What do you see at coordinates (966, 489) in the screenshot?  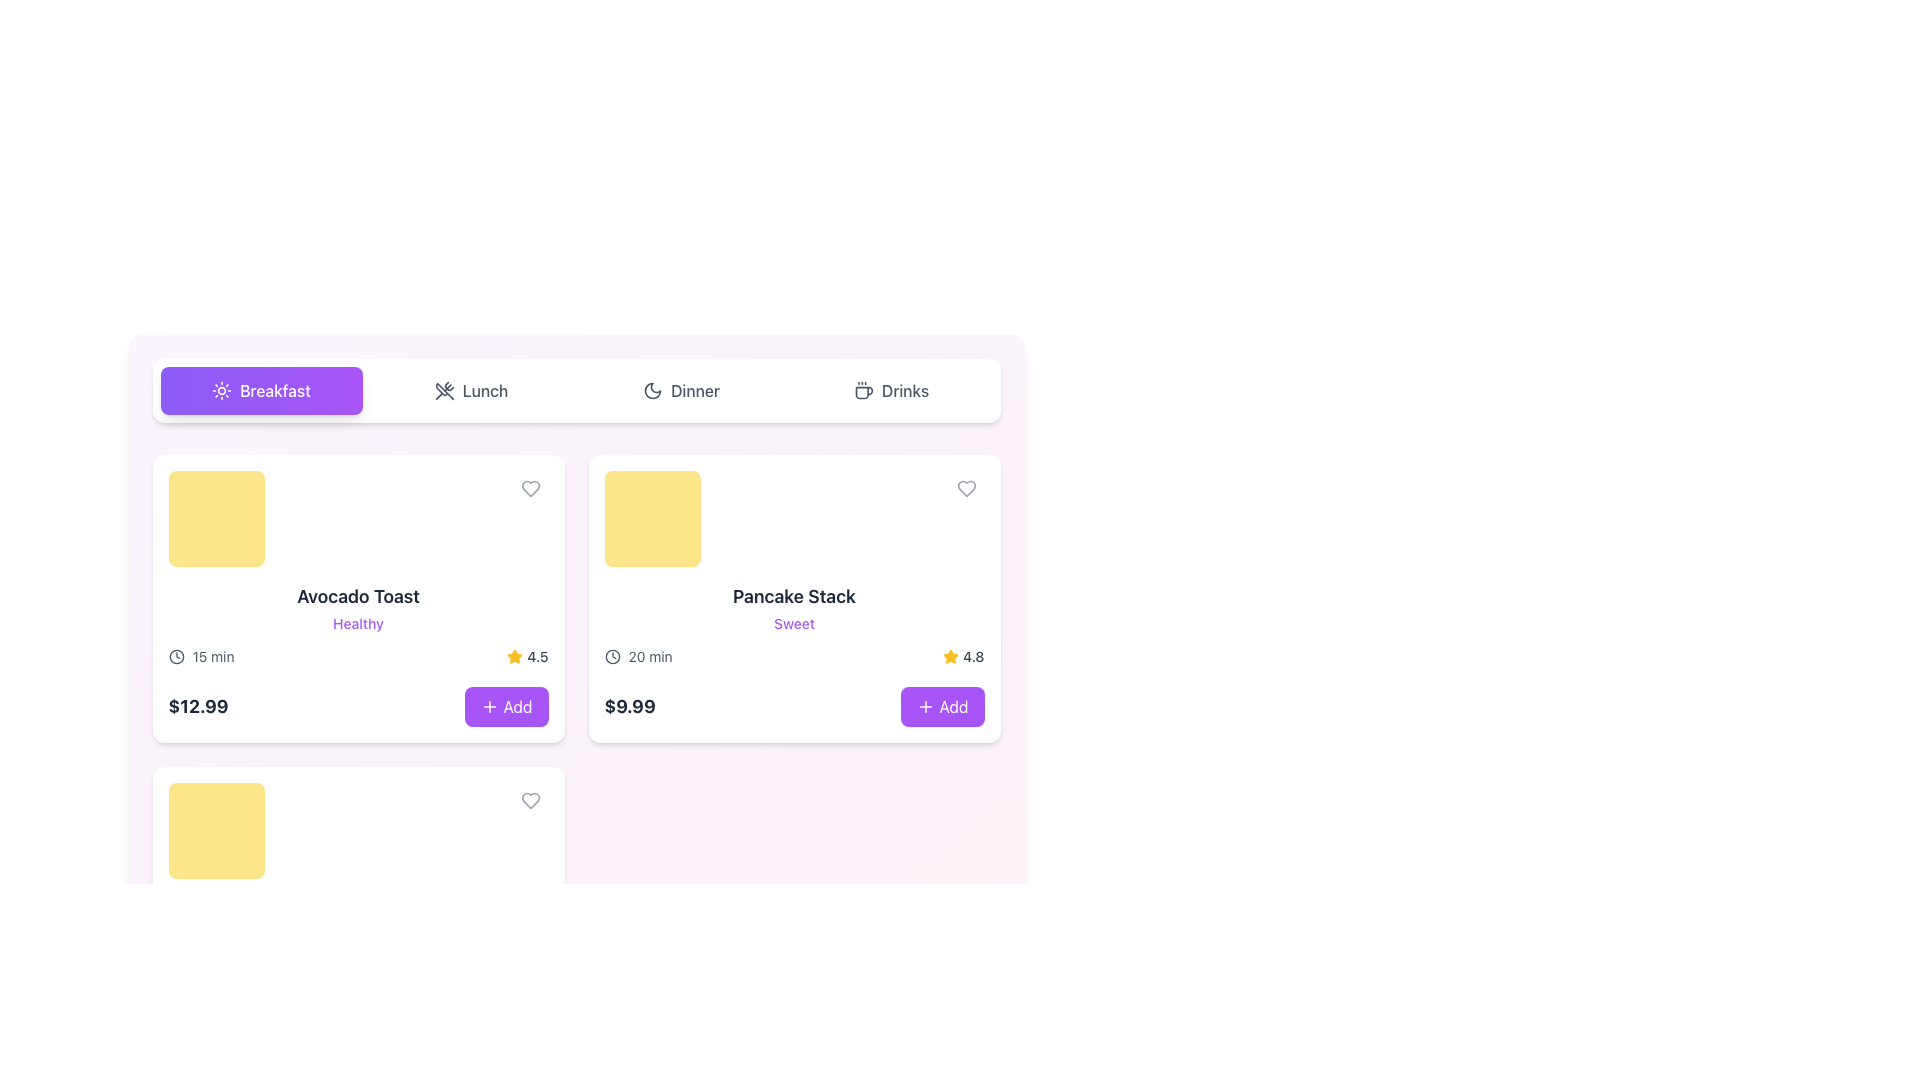 I see `the heart-shaped icon in the top-right corner of the 'Pancake Stack' menu item card` at bounding box center [966, 489].